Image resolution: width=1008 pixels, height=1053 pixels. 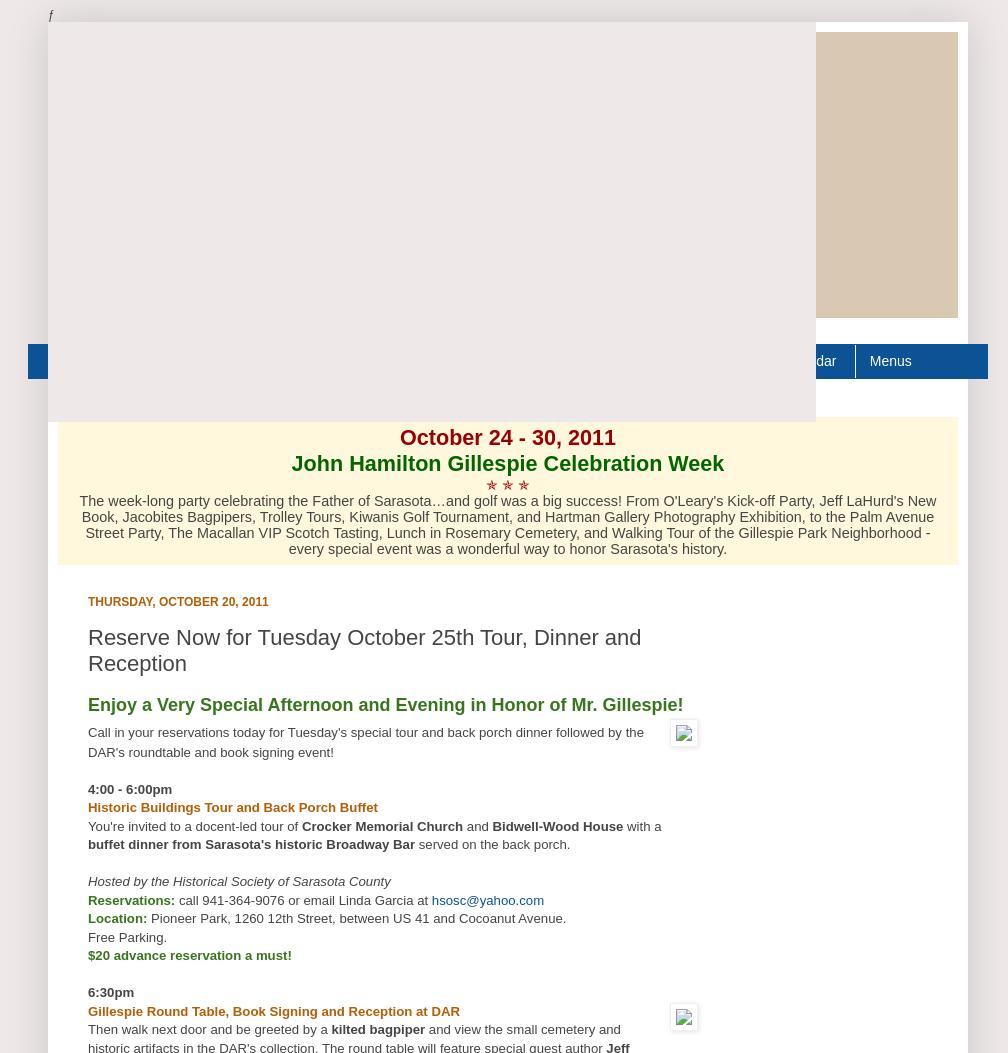 I want to click on 'Location:', so click(x=117, y=917).